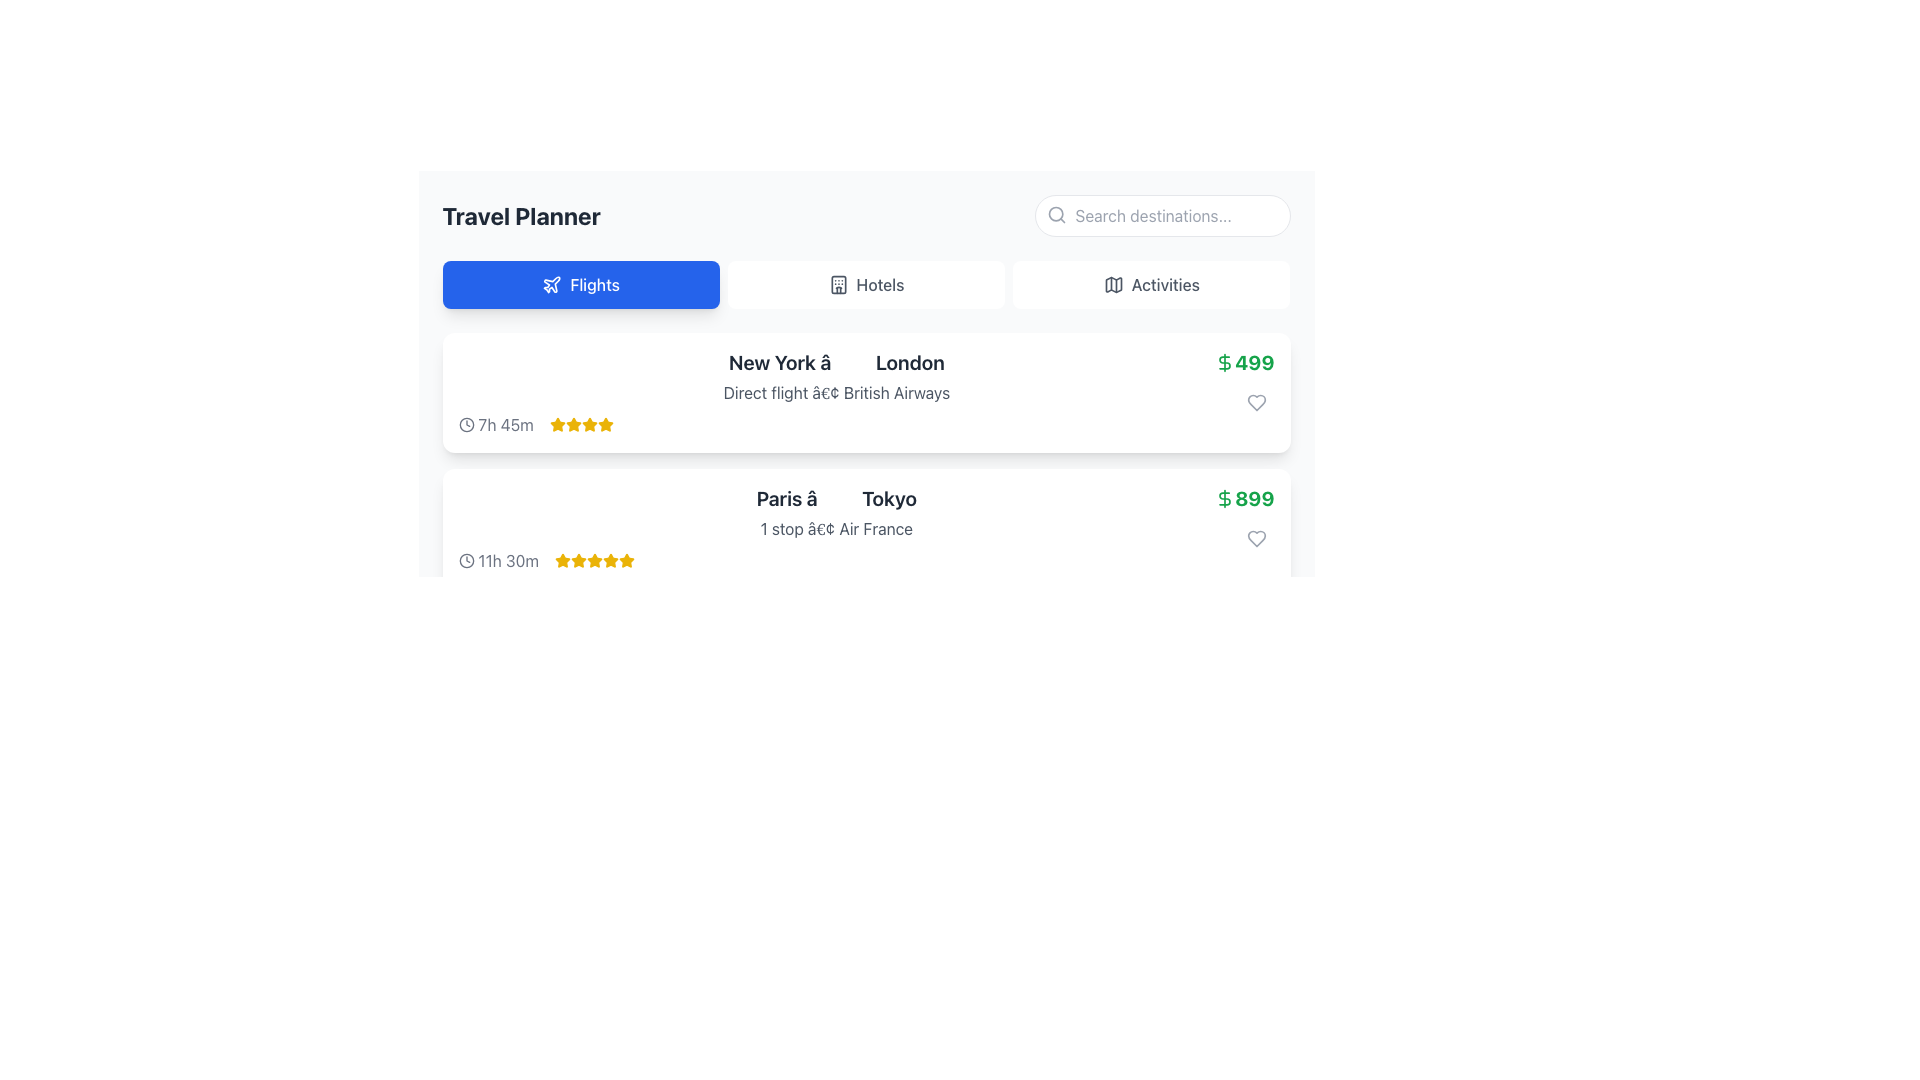 The image size is (1920, 1080). Describe the element at coordinates (836, 527) in the screenshot. I see `the travel itinerary item displaying a flight from 'Paris' to 'Tokyo' with details '1 stop • Air France' and duration '11h 30m'` at that location.